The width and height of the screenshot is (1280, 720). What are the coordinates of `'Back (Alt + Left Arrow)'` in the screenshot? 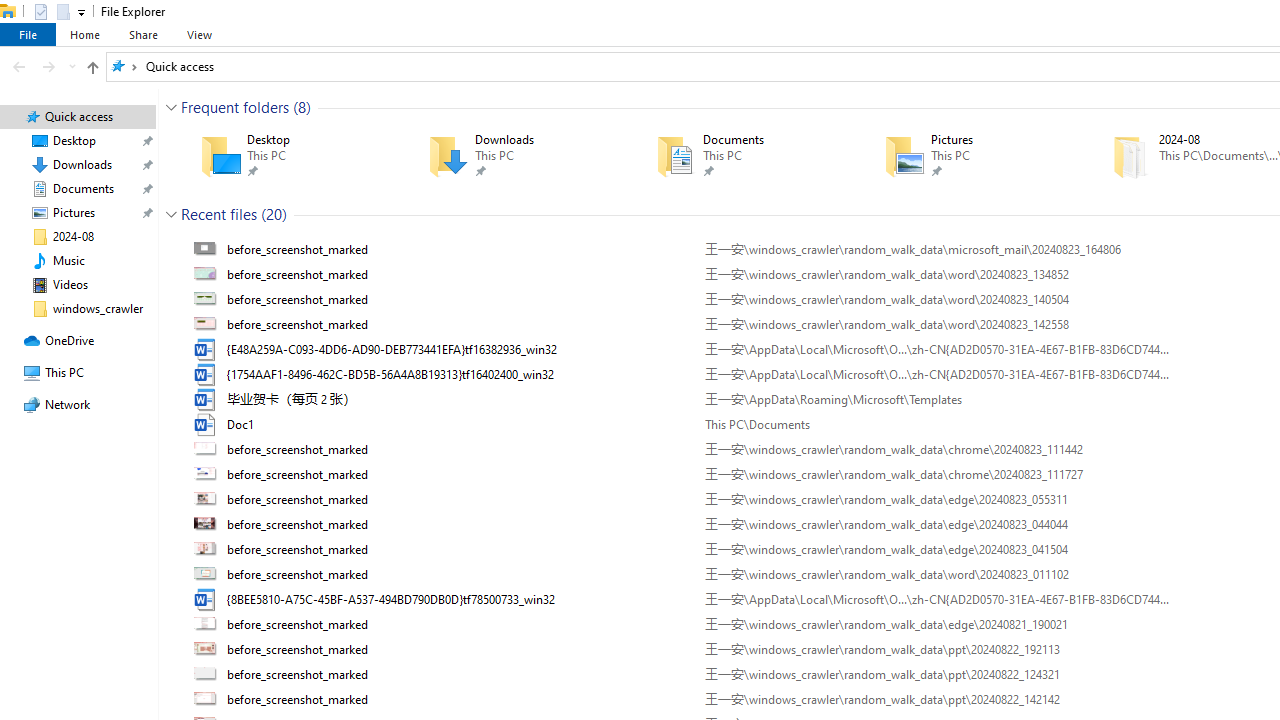 It's located at (19, 65).